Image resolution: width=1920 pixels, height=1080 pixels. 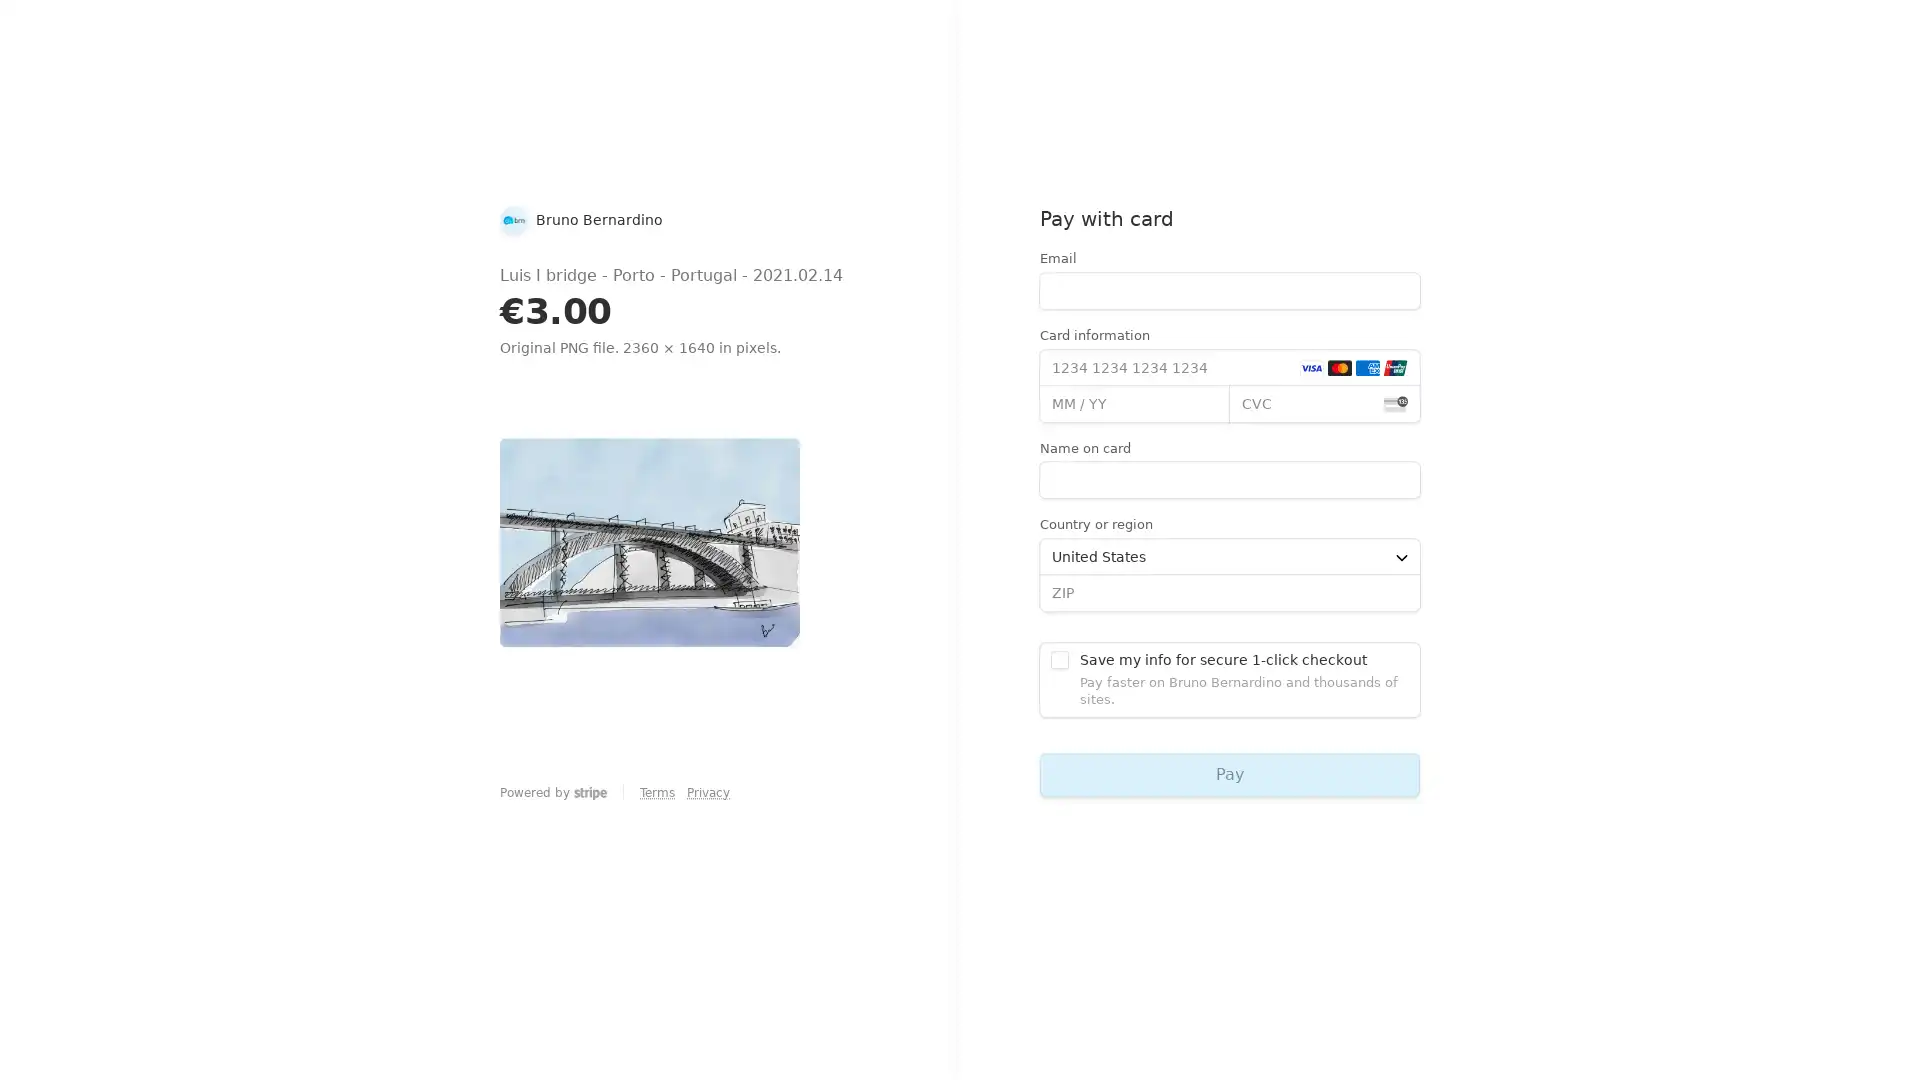 What do you see at coordinates (1228, 773) in the screenshot?
I see `Pay` at bounding box center [1228, 773].